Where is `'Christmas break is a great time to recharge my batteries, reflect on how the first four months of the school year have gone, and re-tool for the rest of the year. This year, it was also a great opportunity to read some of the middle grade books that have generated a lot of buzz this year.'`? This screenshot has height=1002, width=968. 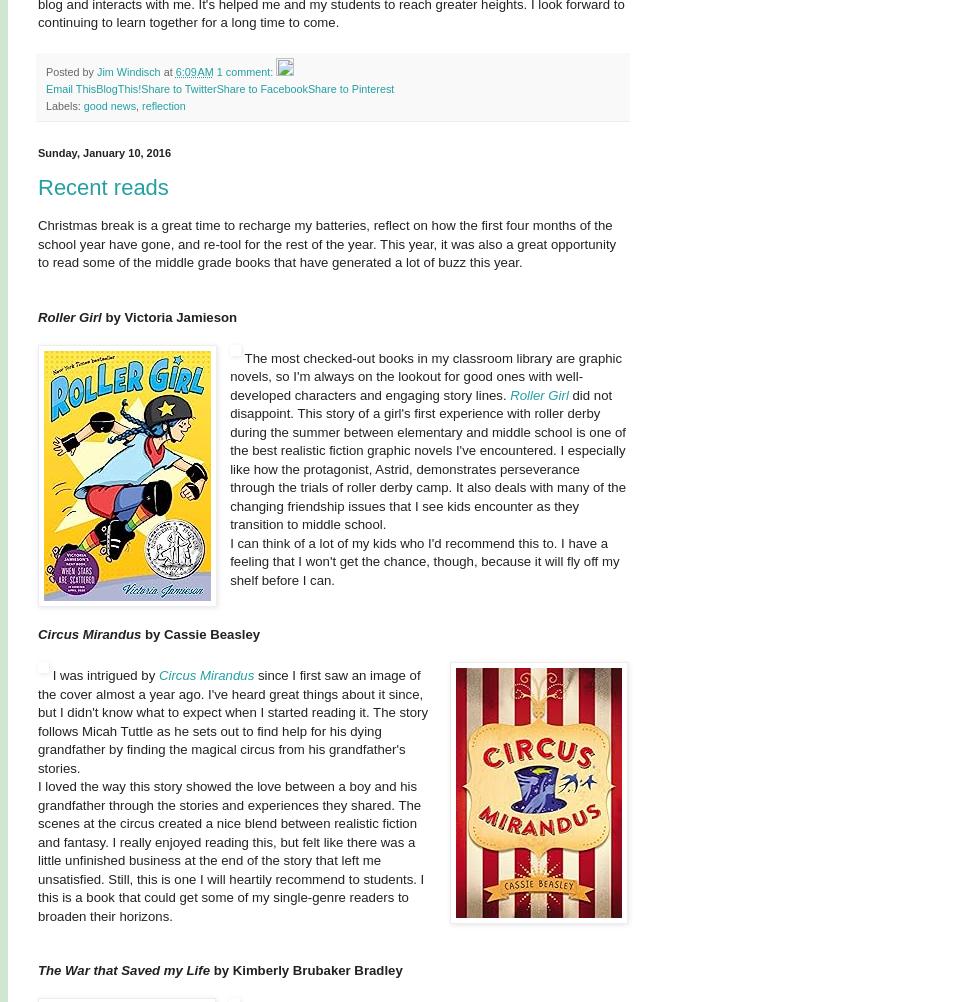 'Christmas break is a great time to recharge my batteries, reflect on how the first four months of the school year have gone, and re-tool for the rest of the year. This year, it was also a great opportunity to read some of the middle grade books that have generated a lot of buzz this year.' is located at coordinates (38, 243).